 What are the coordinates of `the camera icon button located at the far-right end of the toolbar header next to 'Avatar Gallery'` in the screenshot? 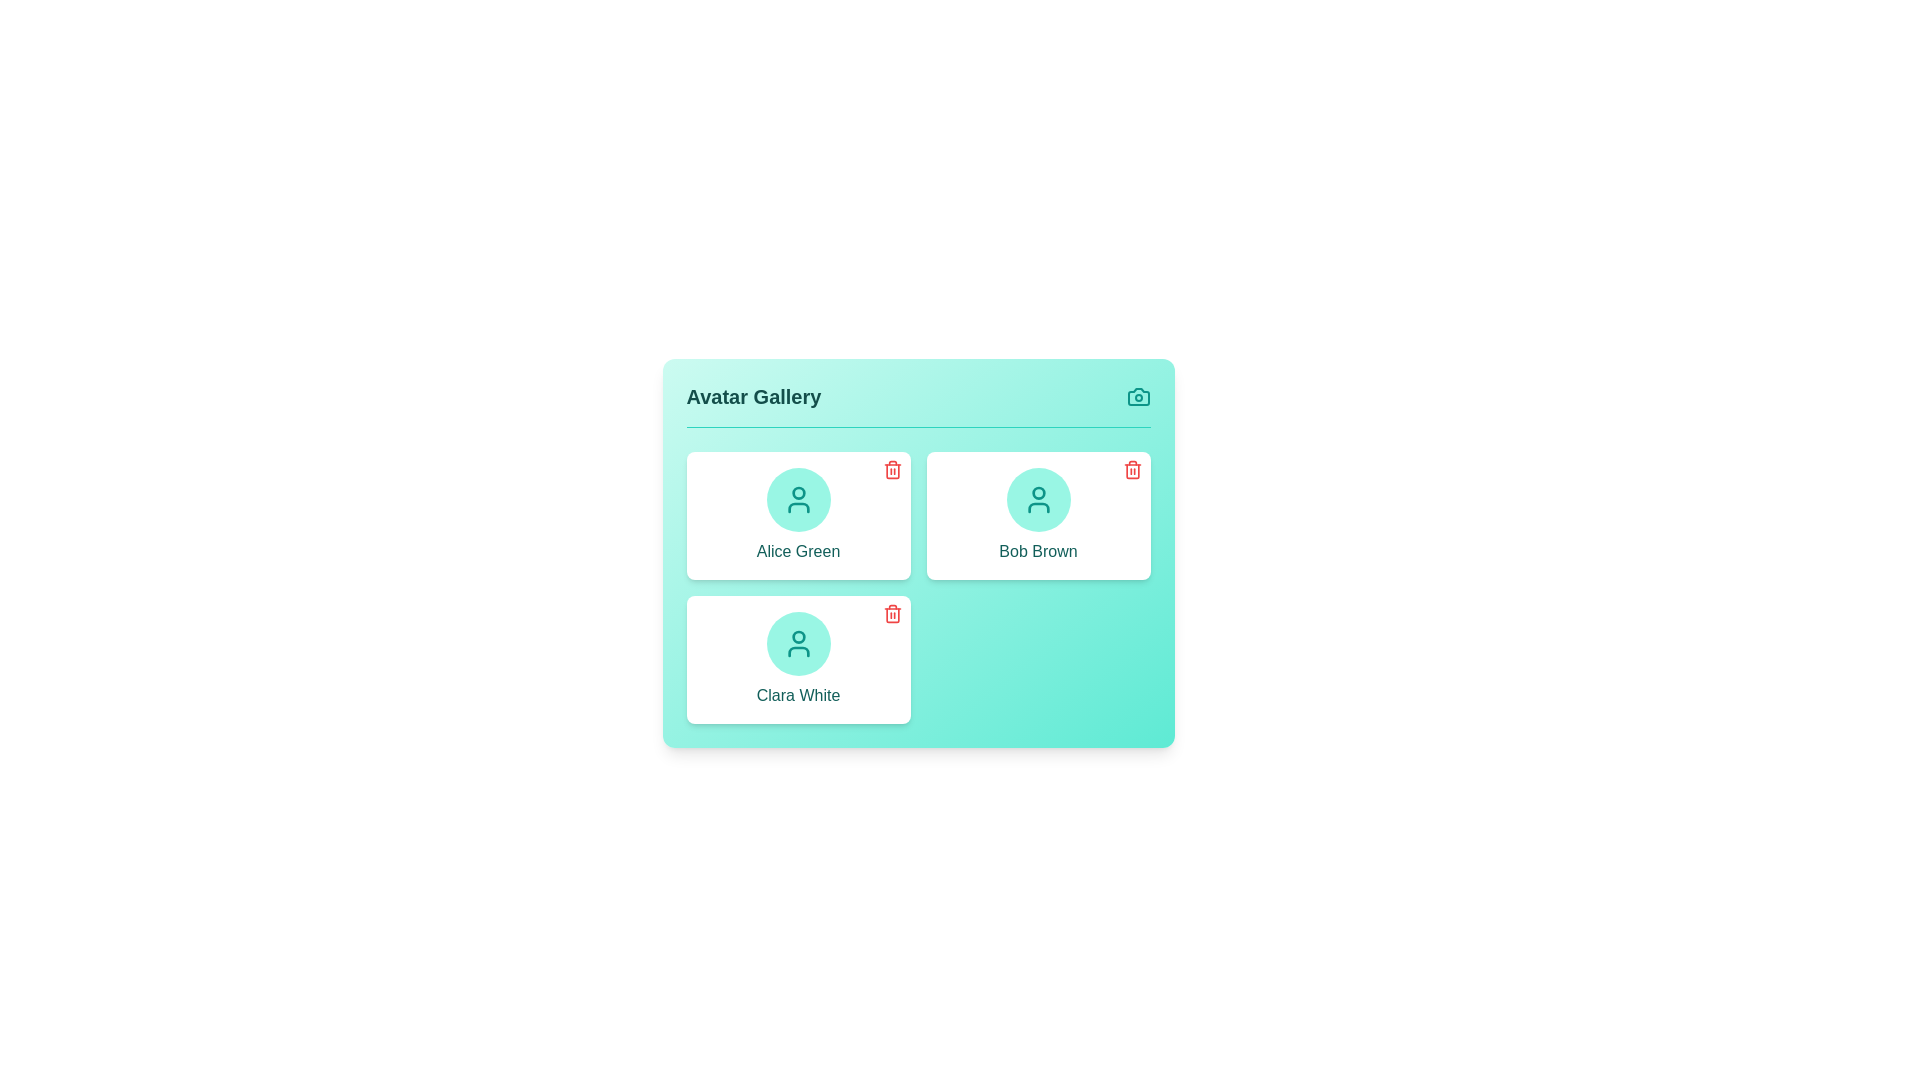 It's located at (1138, 397).